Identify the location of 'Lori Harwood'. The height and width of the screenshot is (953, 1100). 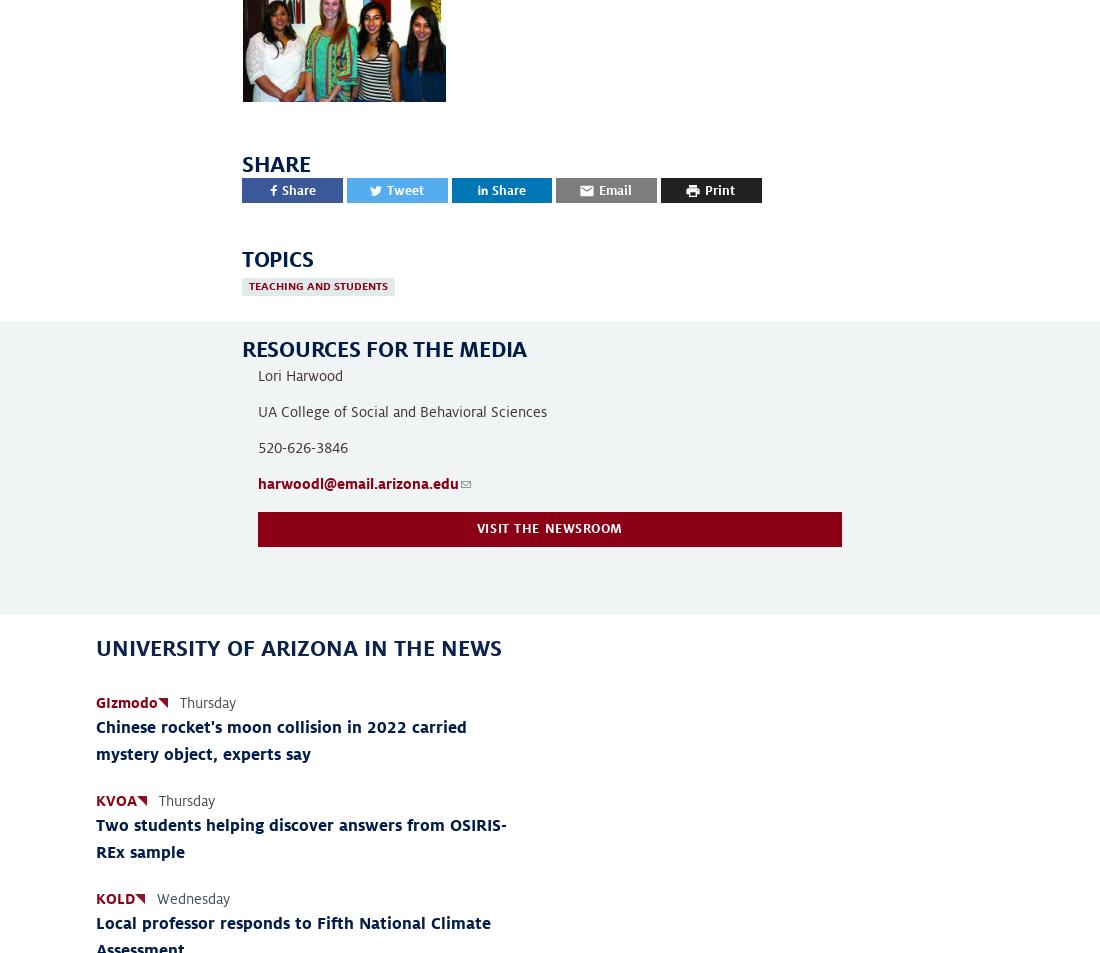
(299, 374).